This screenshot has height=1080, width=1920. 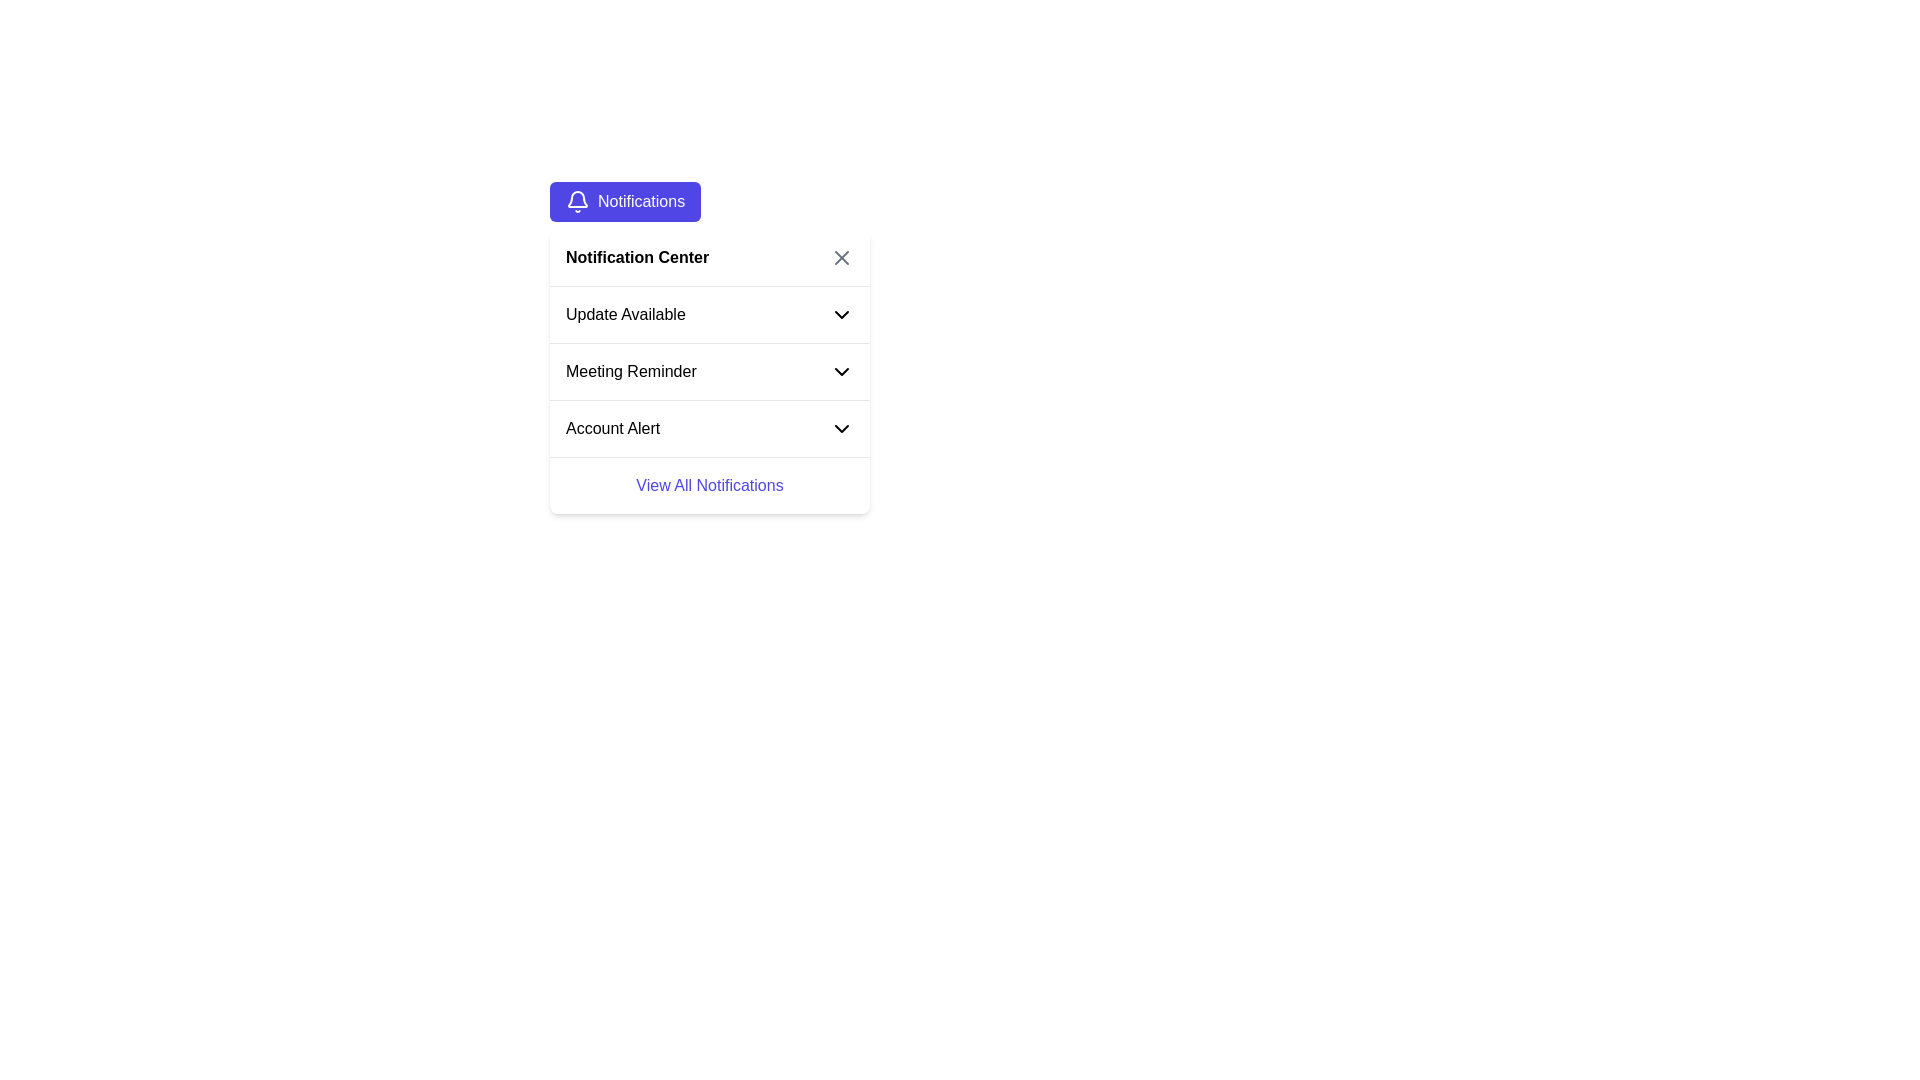 What do you see at coordinates (801, 201) in the screenshot?
I see `the header element that signifies the context of the notifications in the notification pane, located at the top of the section` at bounding box center [801, 201].